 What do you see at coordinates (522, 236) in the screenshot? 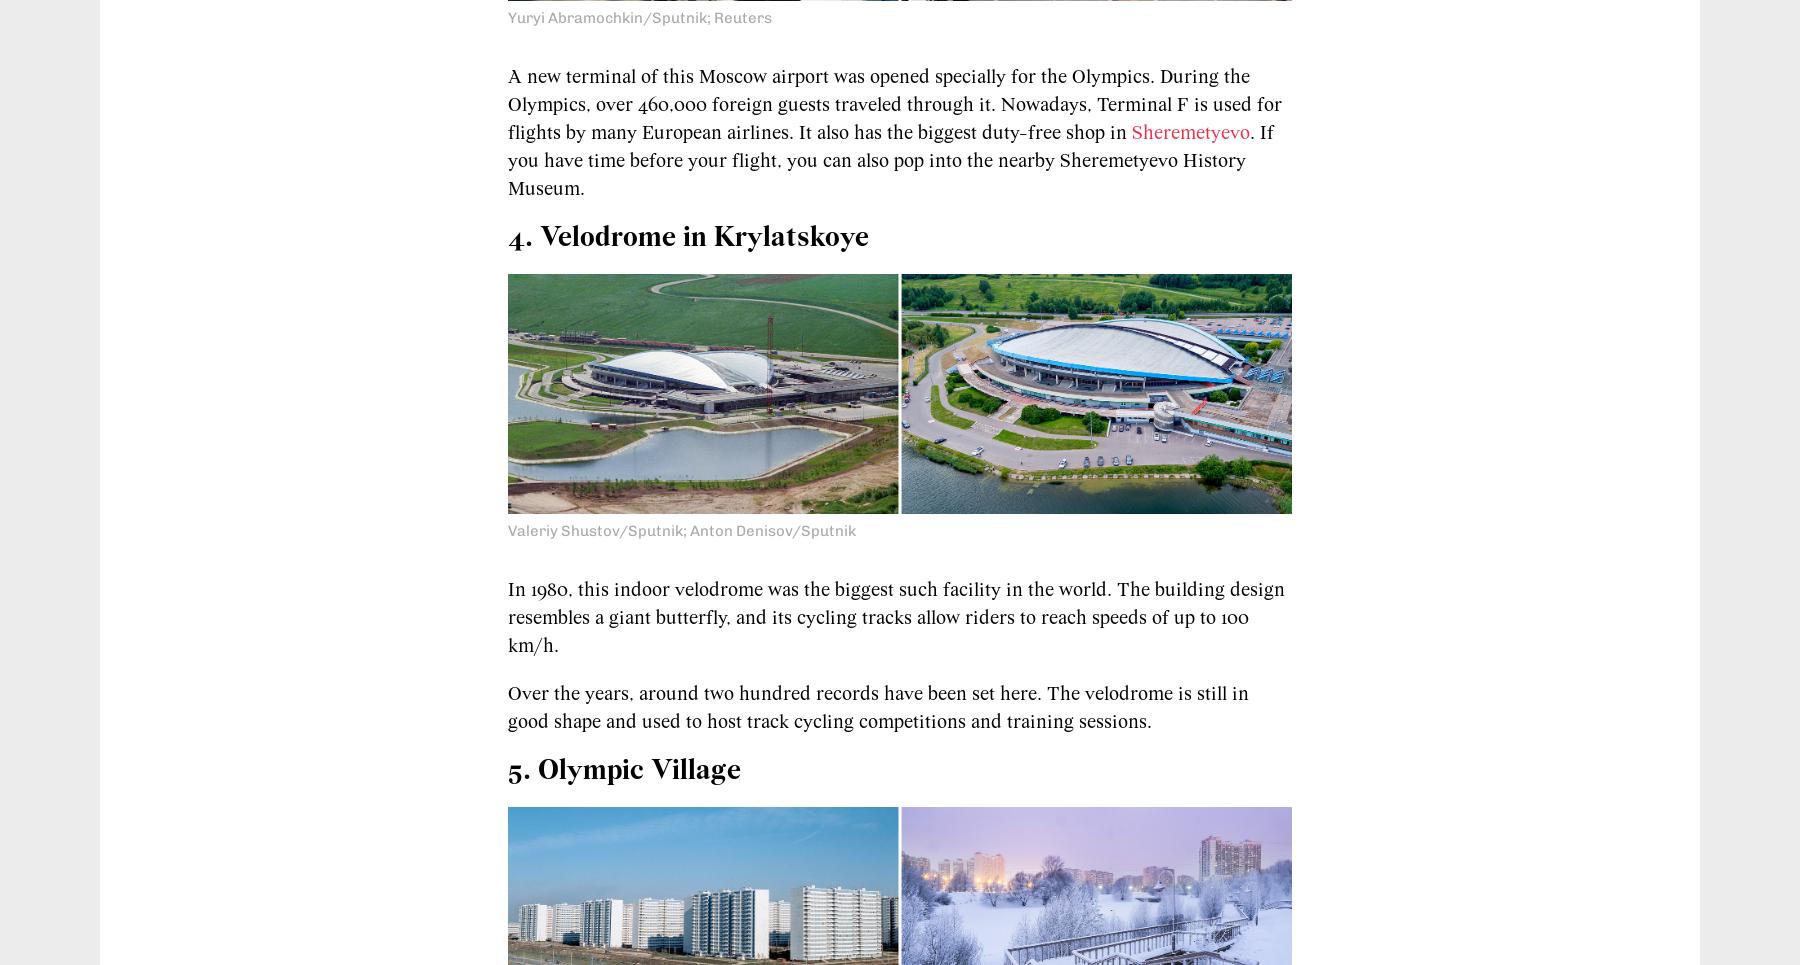
I see `'4.'` at bounding box center [522, 236].